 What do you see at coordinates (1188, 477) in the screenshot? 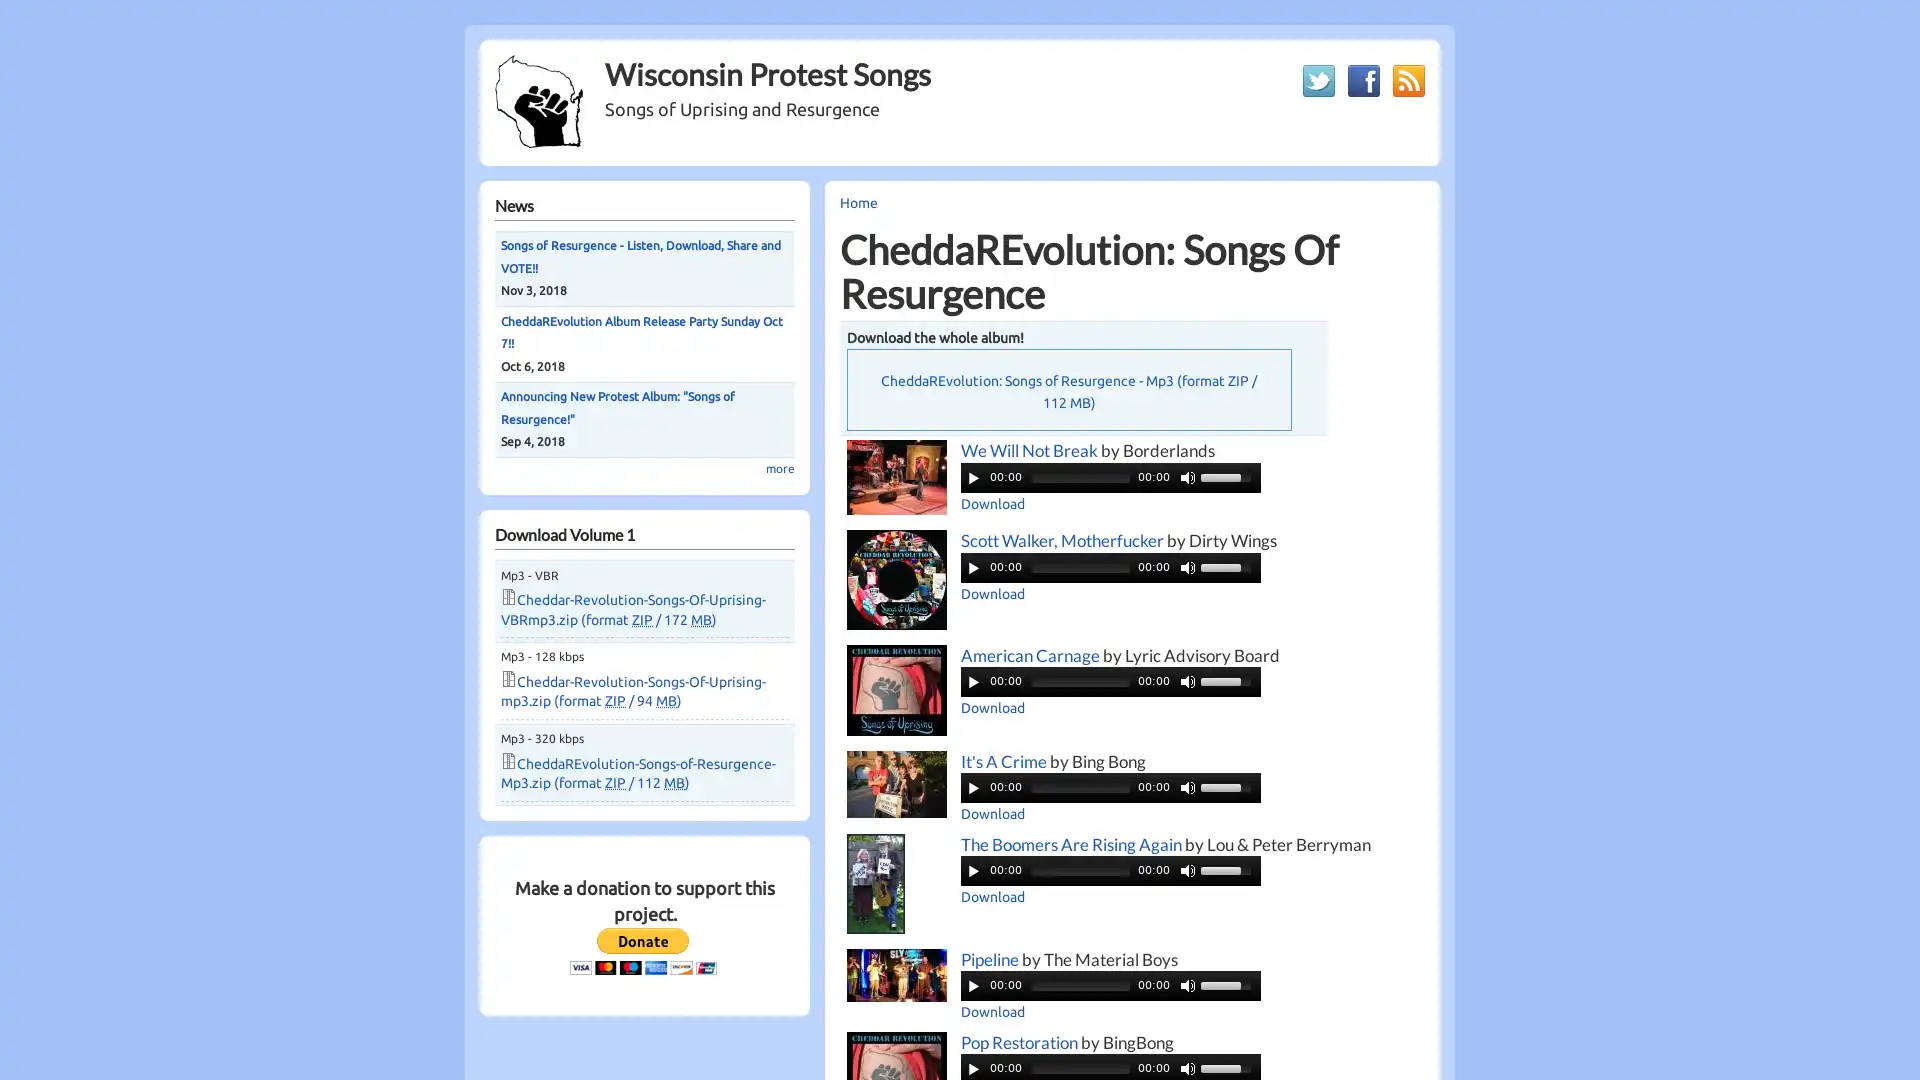
I see `Mute Toggle` at bounding box center [1188, 477].